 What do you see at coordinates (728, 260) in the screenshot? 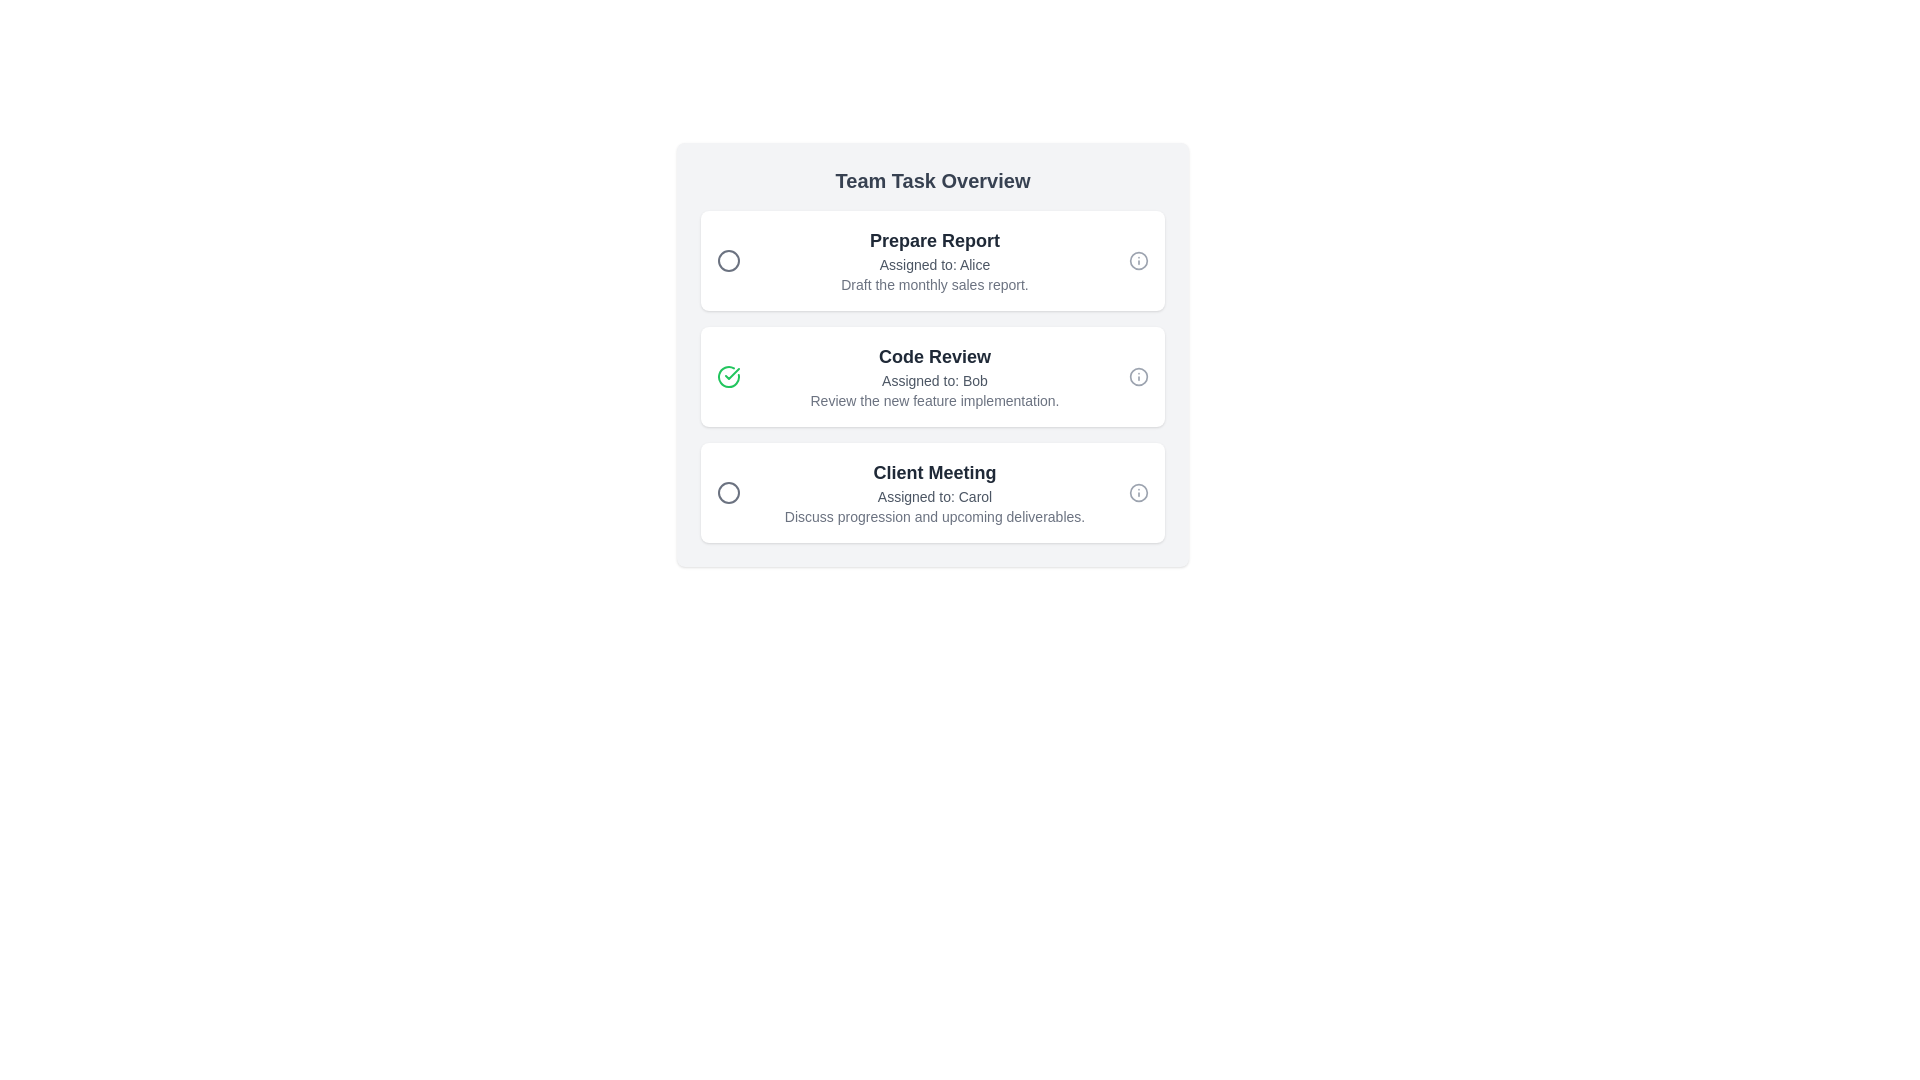
I see `the circular icon located to the left of the 'Prepare Report' title, which is part of the first task list item` at bounding box center [728, 260].